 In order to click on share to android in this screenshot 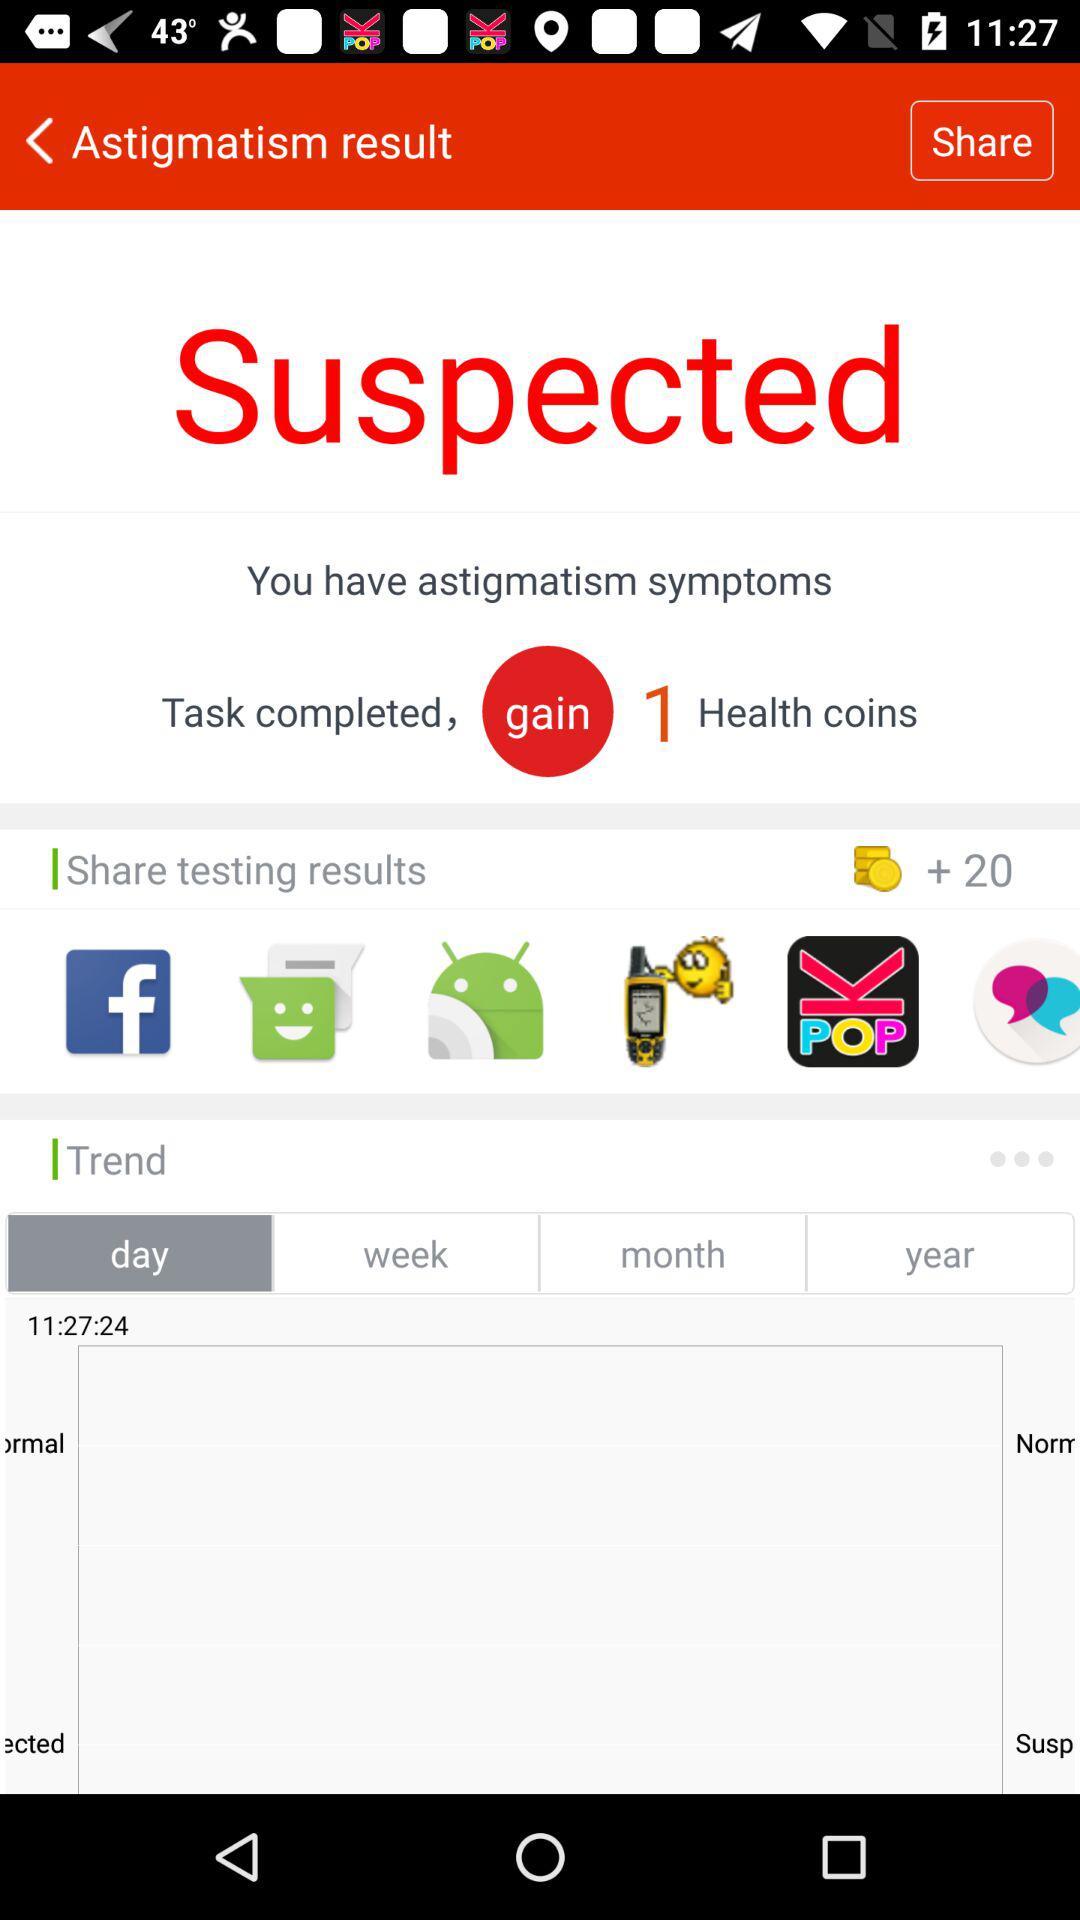, I will do `click(485, 1001)`.